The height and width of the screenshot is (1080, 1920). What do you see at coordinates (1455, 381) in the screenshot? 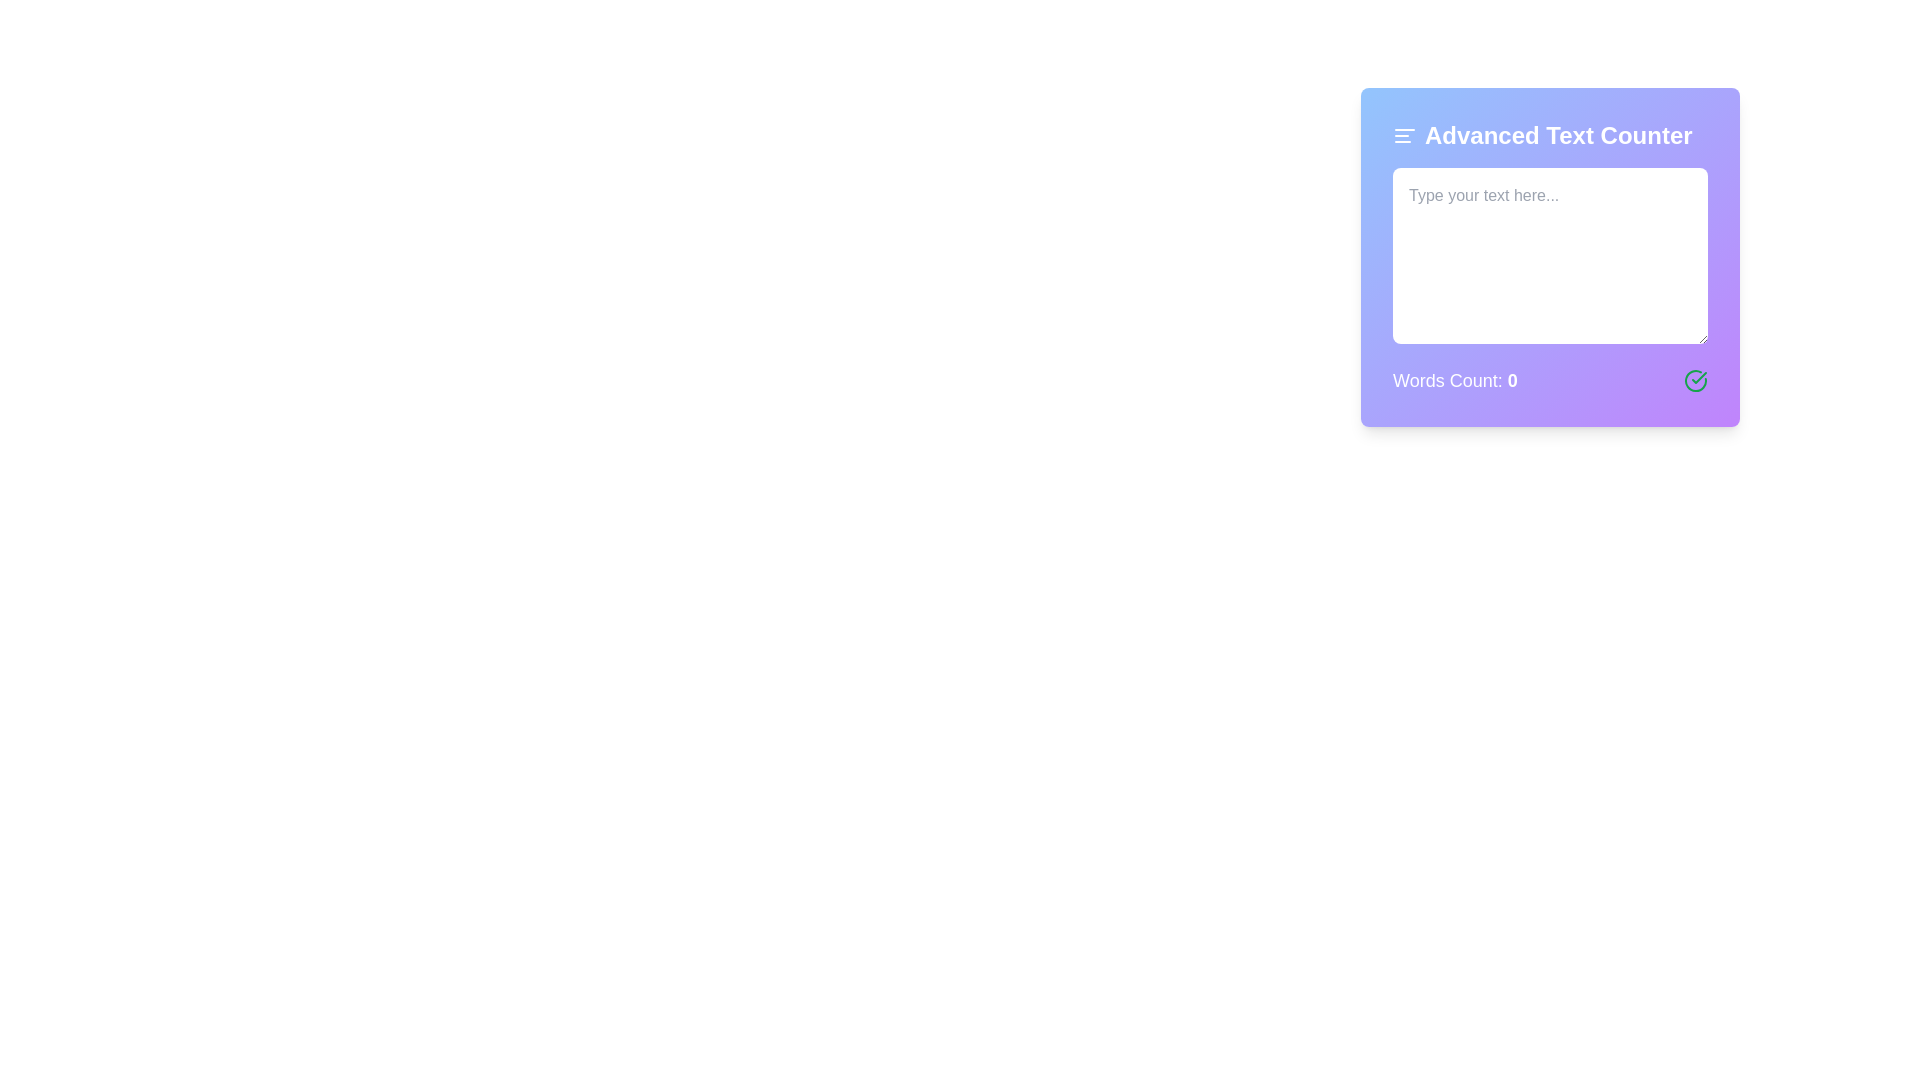
I see `the static text label that reads 'Words Count: 0', which is styled with a large font size and located in a light purple area at the leftmost position of its horizontal section` at bounding box center [1455, 381].